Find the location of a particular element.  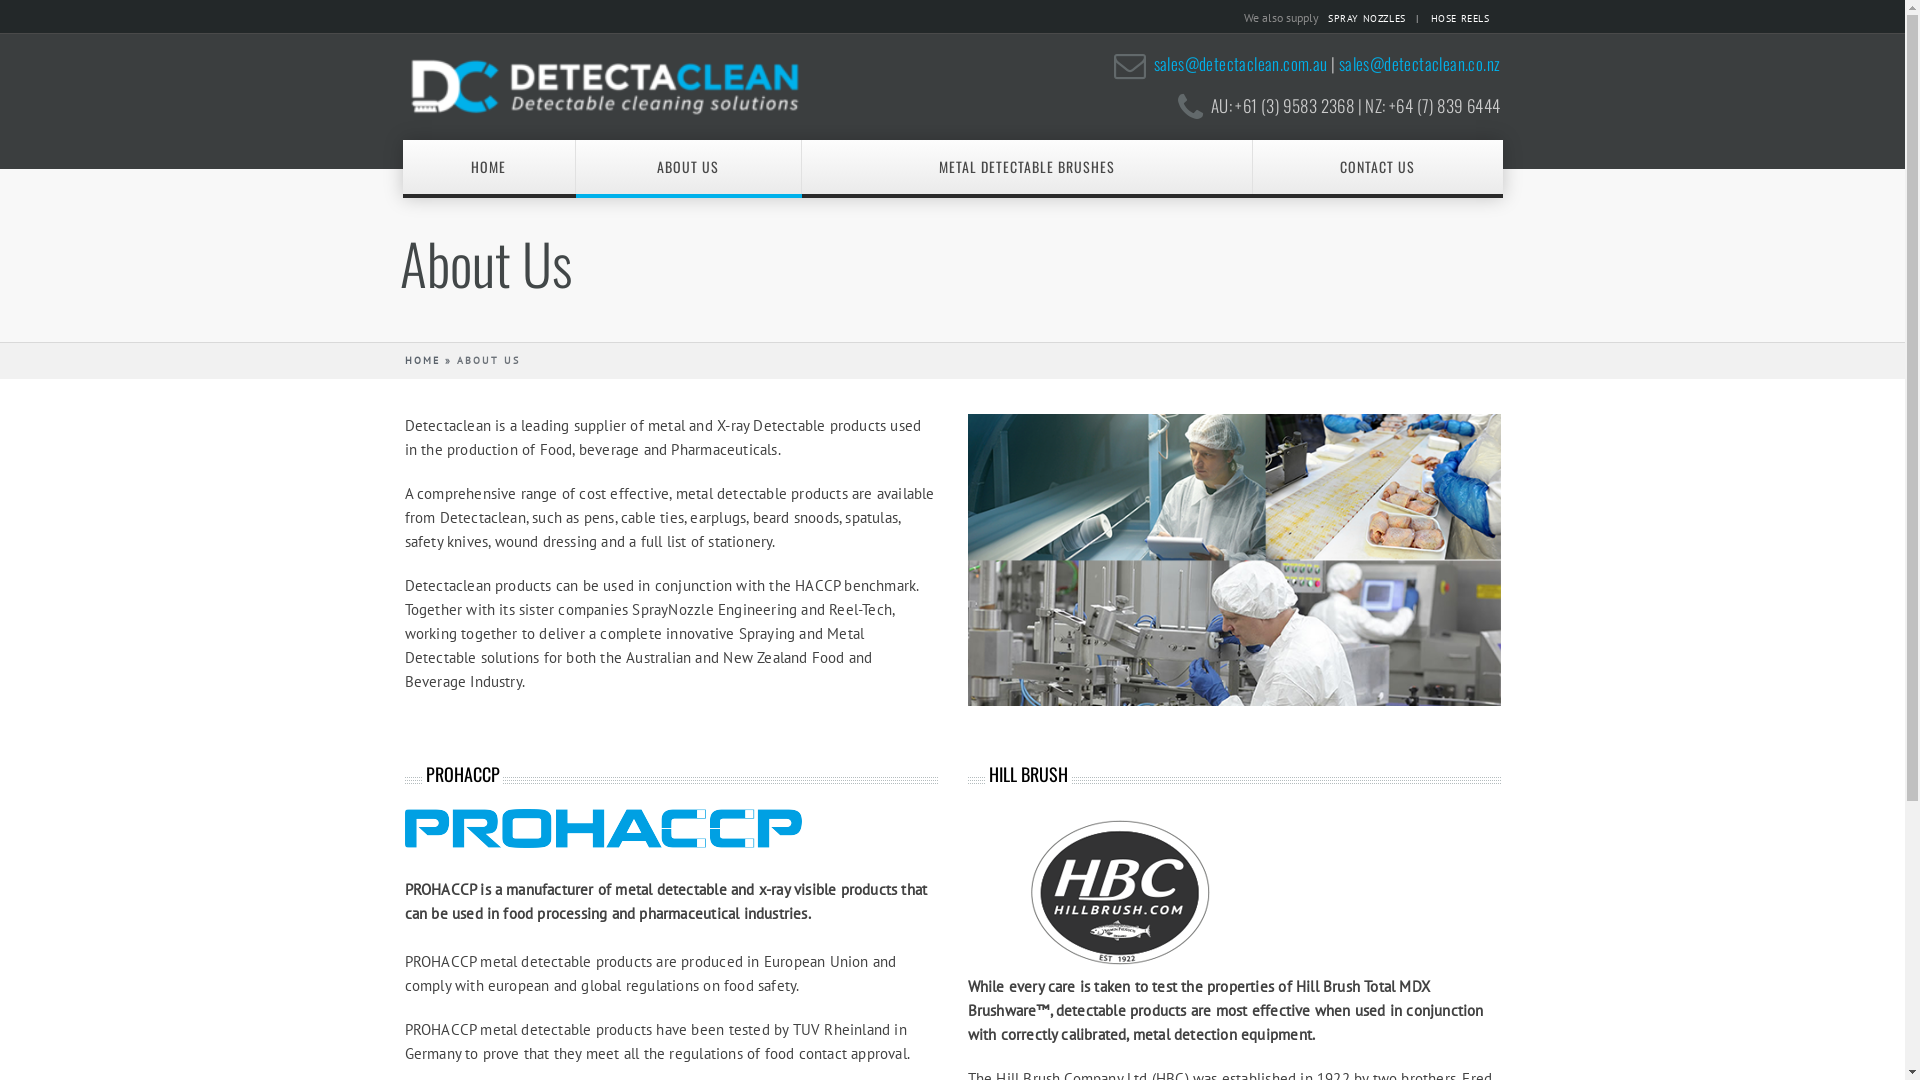

'HOSE REELS' is located at coordinates (1464, 18).